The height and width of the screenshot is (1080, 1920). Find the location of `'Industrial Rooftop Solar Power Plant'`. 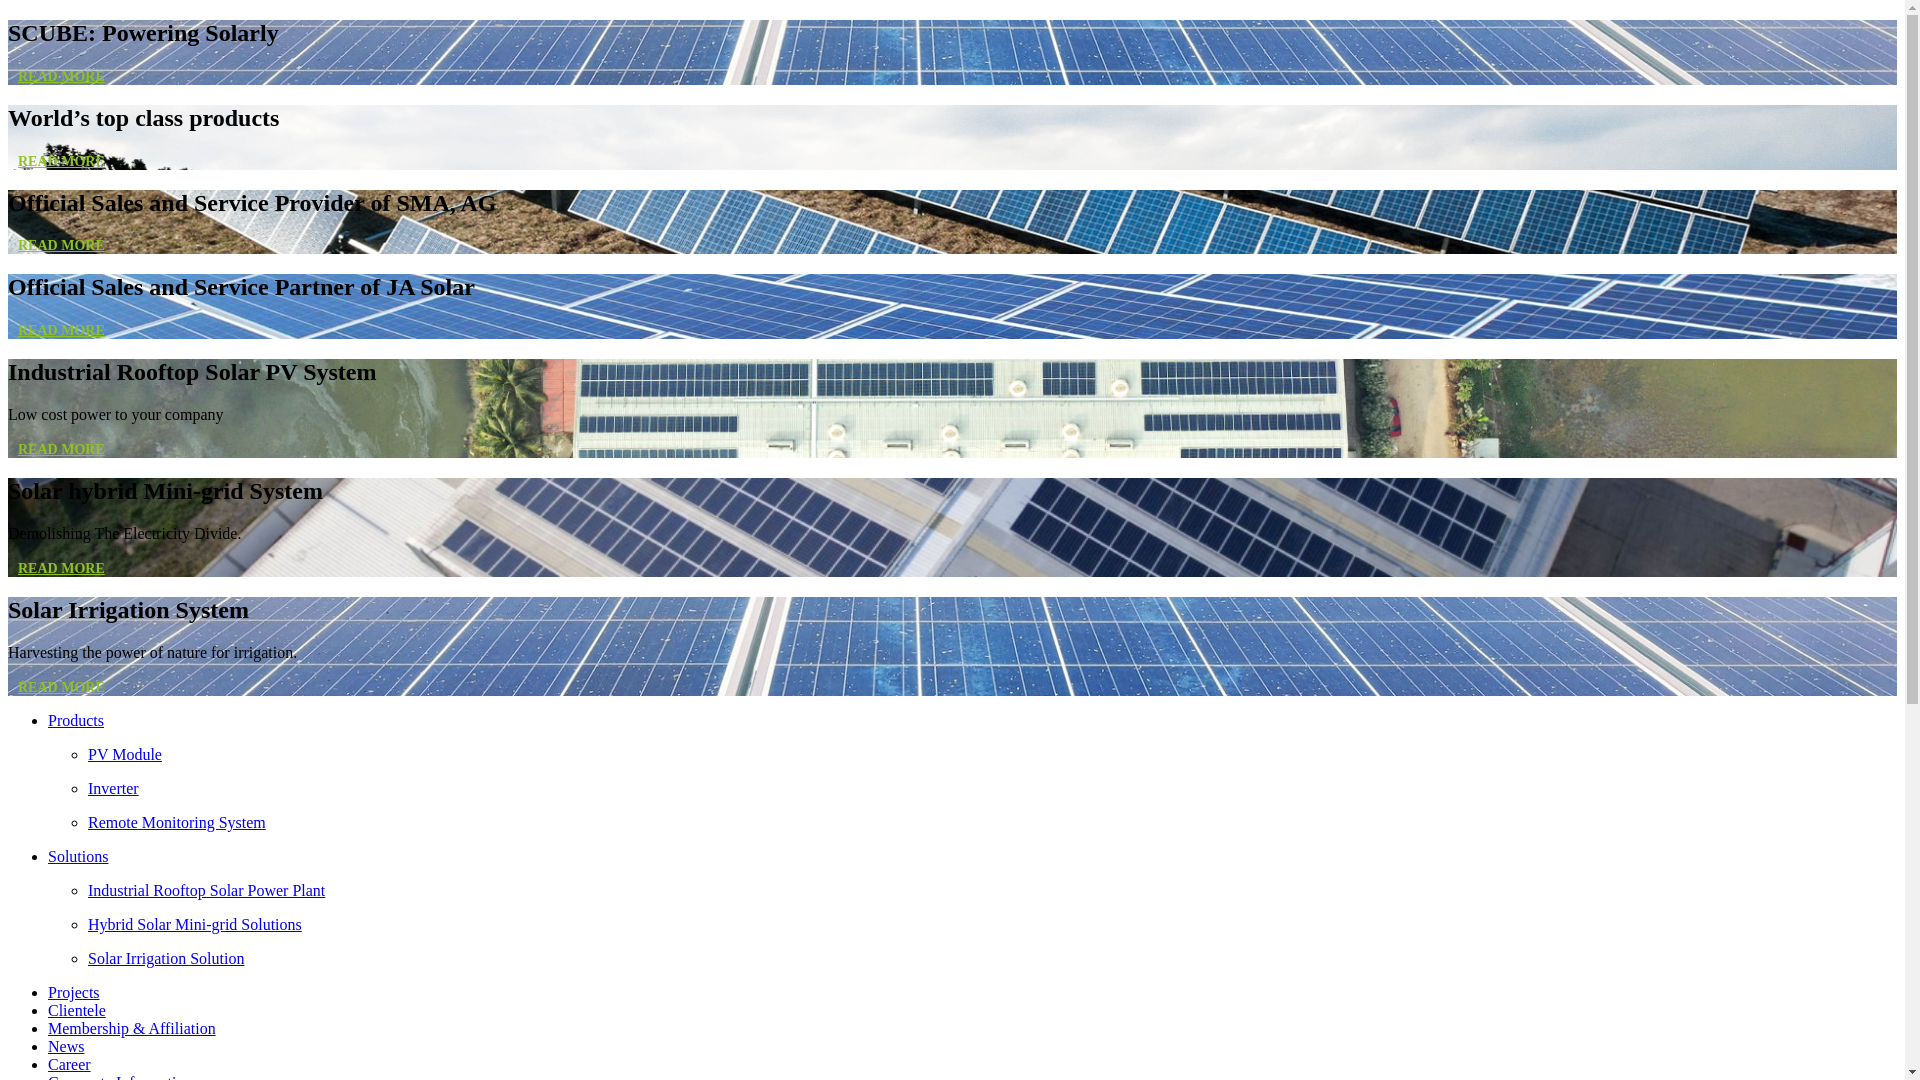

'Industrial Rooftop Solar Power Plant' is located at coordinates (992, 890).